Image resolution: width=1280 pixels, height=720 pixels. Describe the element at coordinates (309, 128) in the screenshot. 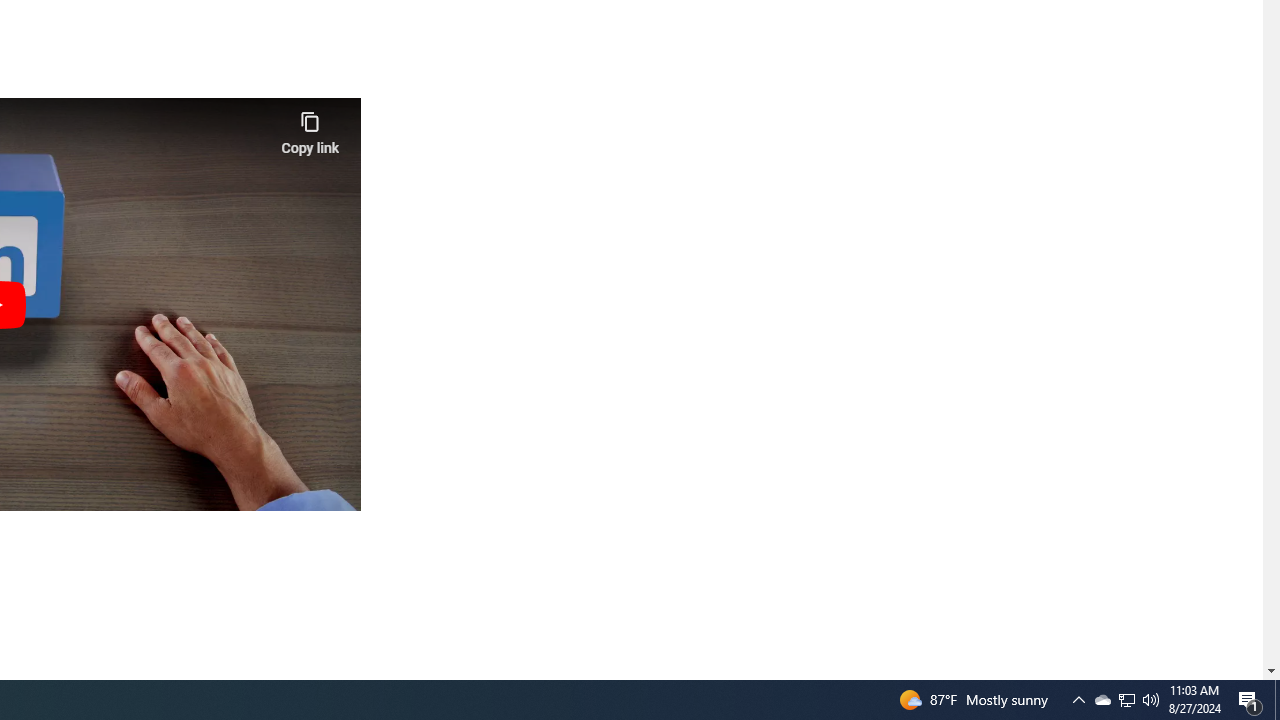

I see `'Copy link'` at that location.